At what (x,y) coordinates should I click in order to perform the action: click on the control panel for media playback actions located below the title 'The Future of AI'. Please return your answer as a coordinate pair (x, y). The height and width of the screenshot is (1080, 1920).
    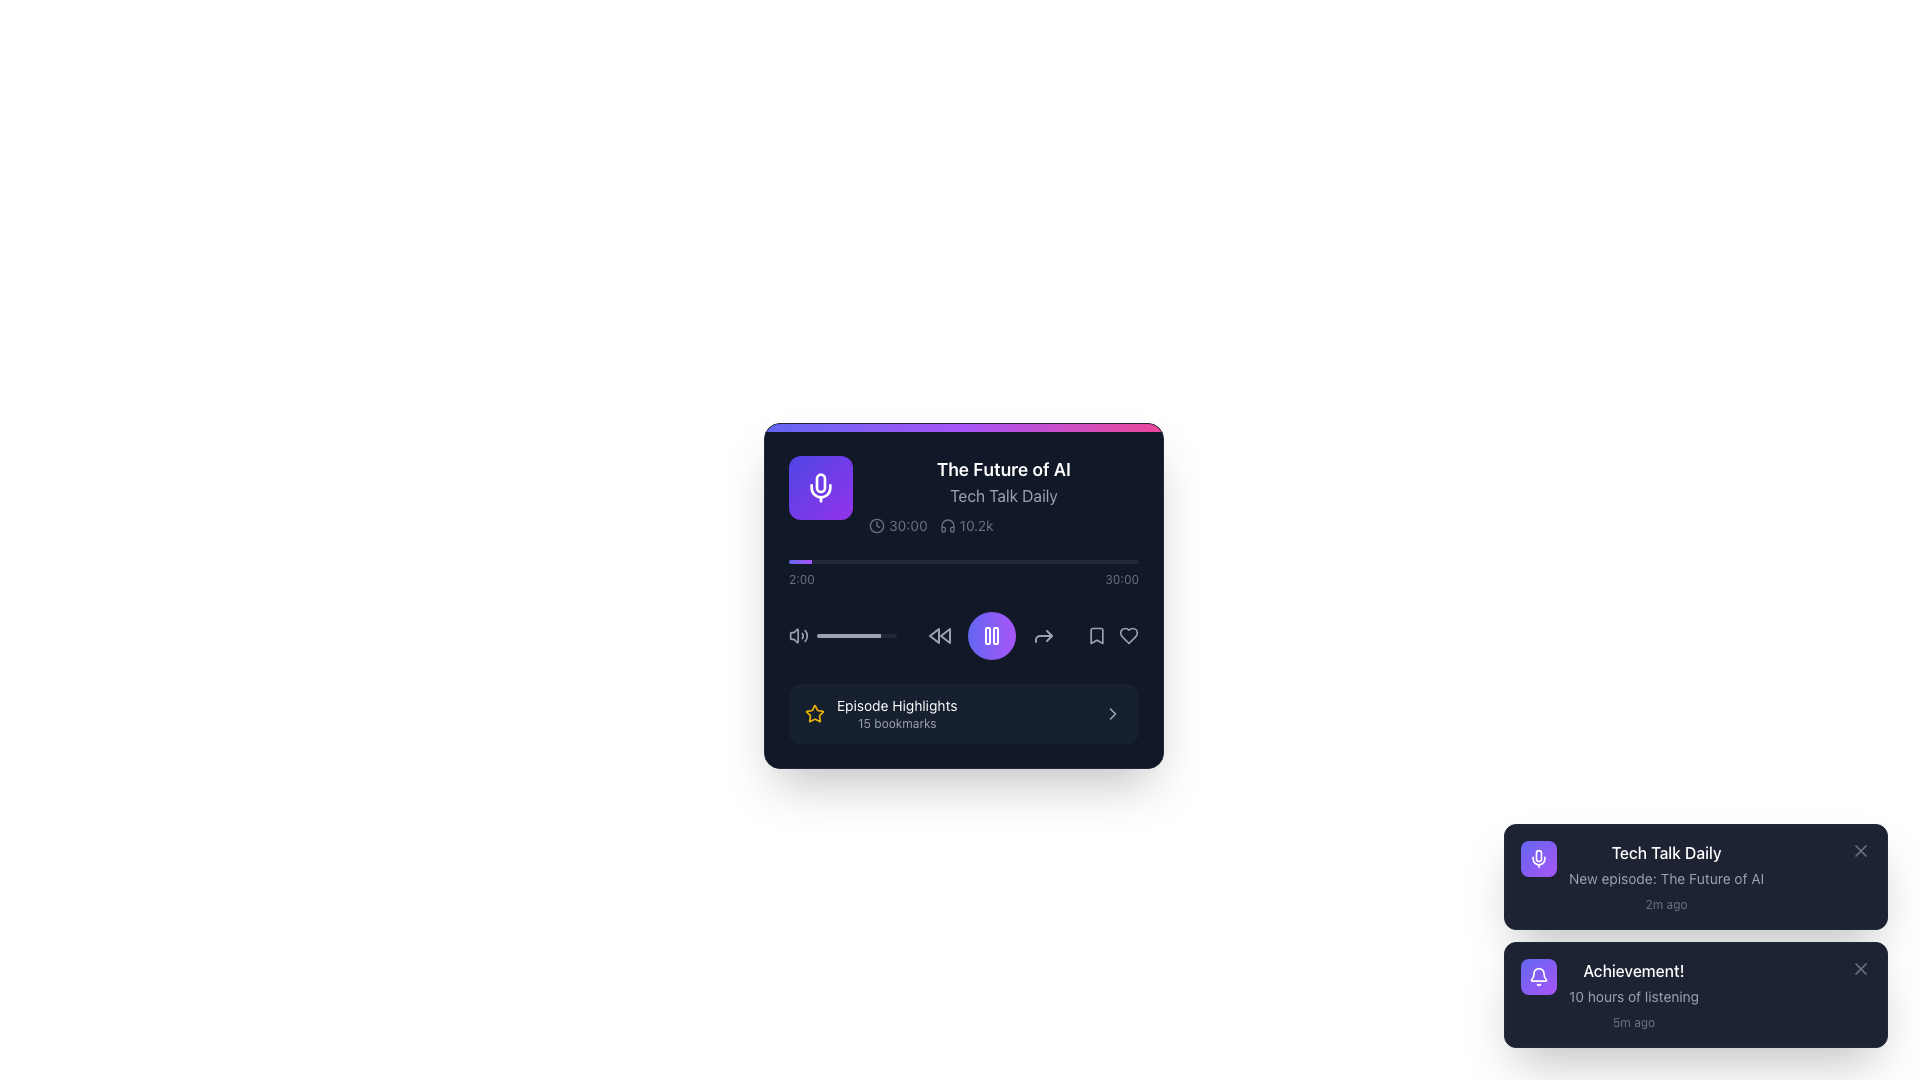
    Looking at the image, I should click on (964, 636).